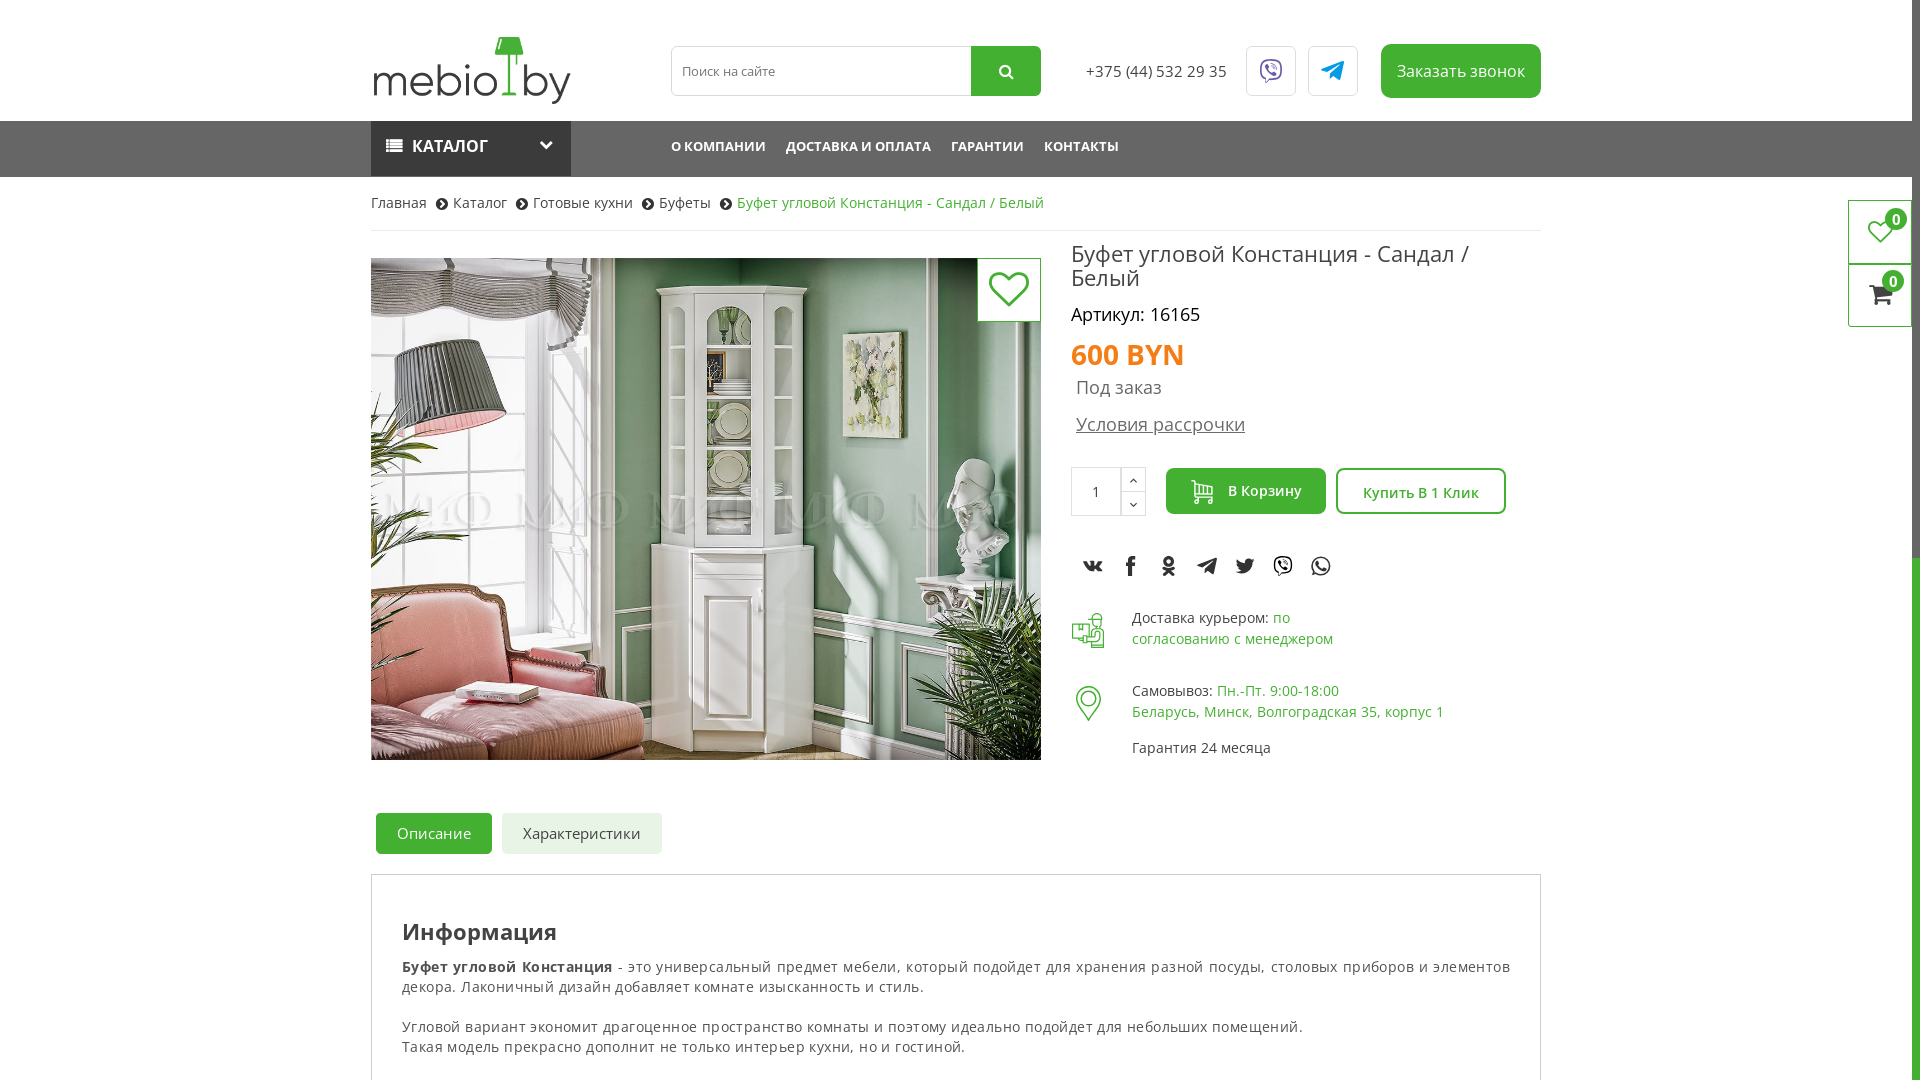 This screenshot has height=1080, width=1920. Describe the element at coordinates (1200, 492) in the screenshot. I see `'shopping-cart'` at that location.